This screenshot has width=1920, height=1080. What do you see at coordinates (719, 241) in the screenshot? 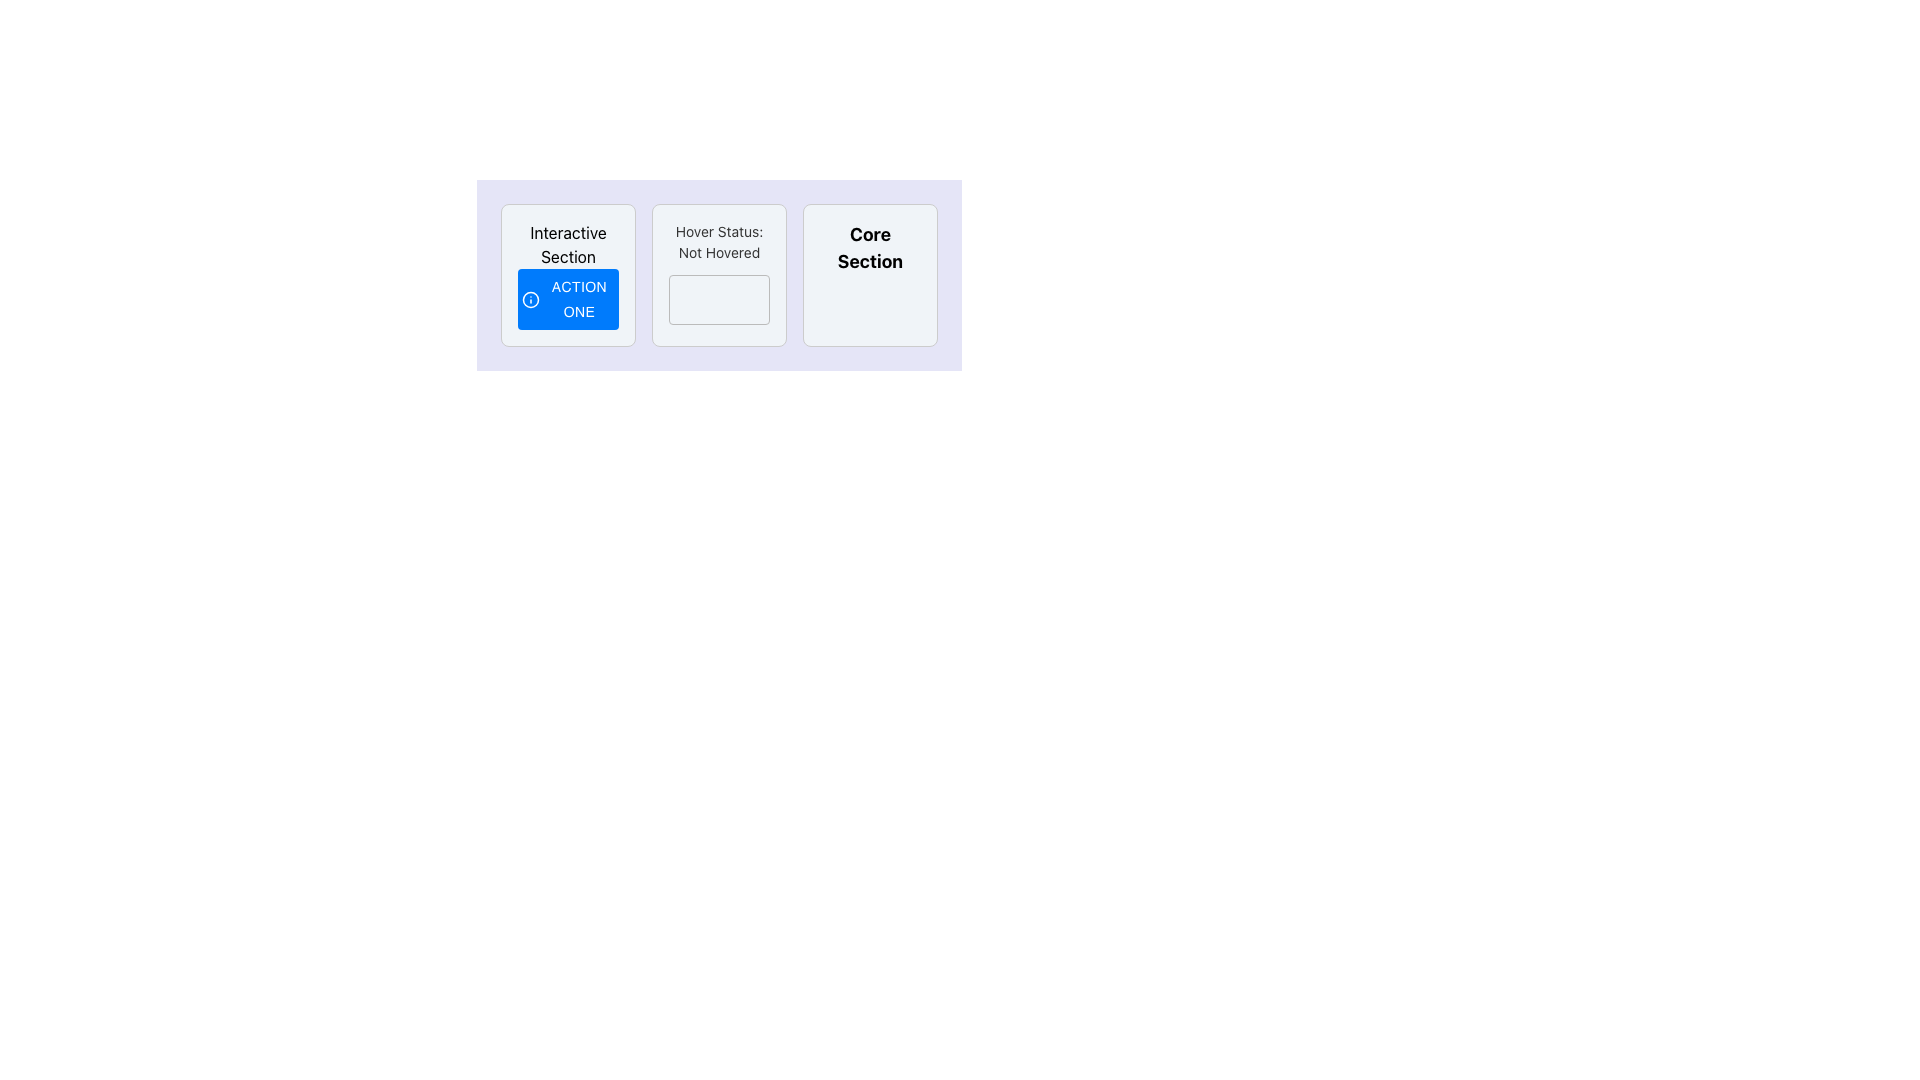
I see `text content of the Text Label that indicates hover status, which currently displays 'Not Hovered'` at bounding box center [719, 241].